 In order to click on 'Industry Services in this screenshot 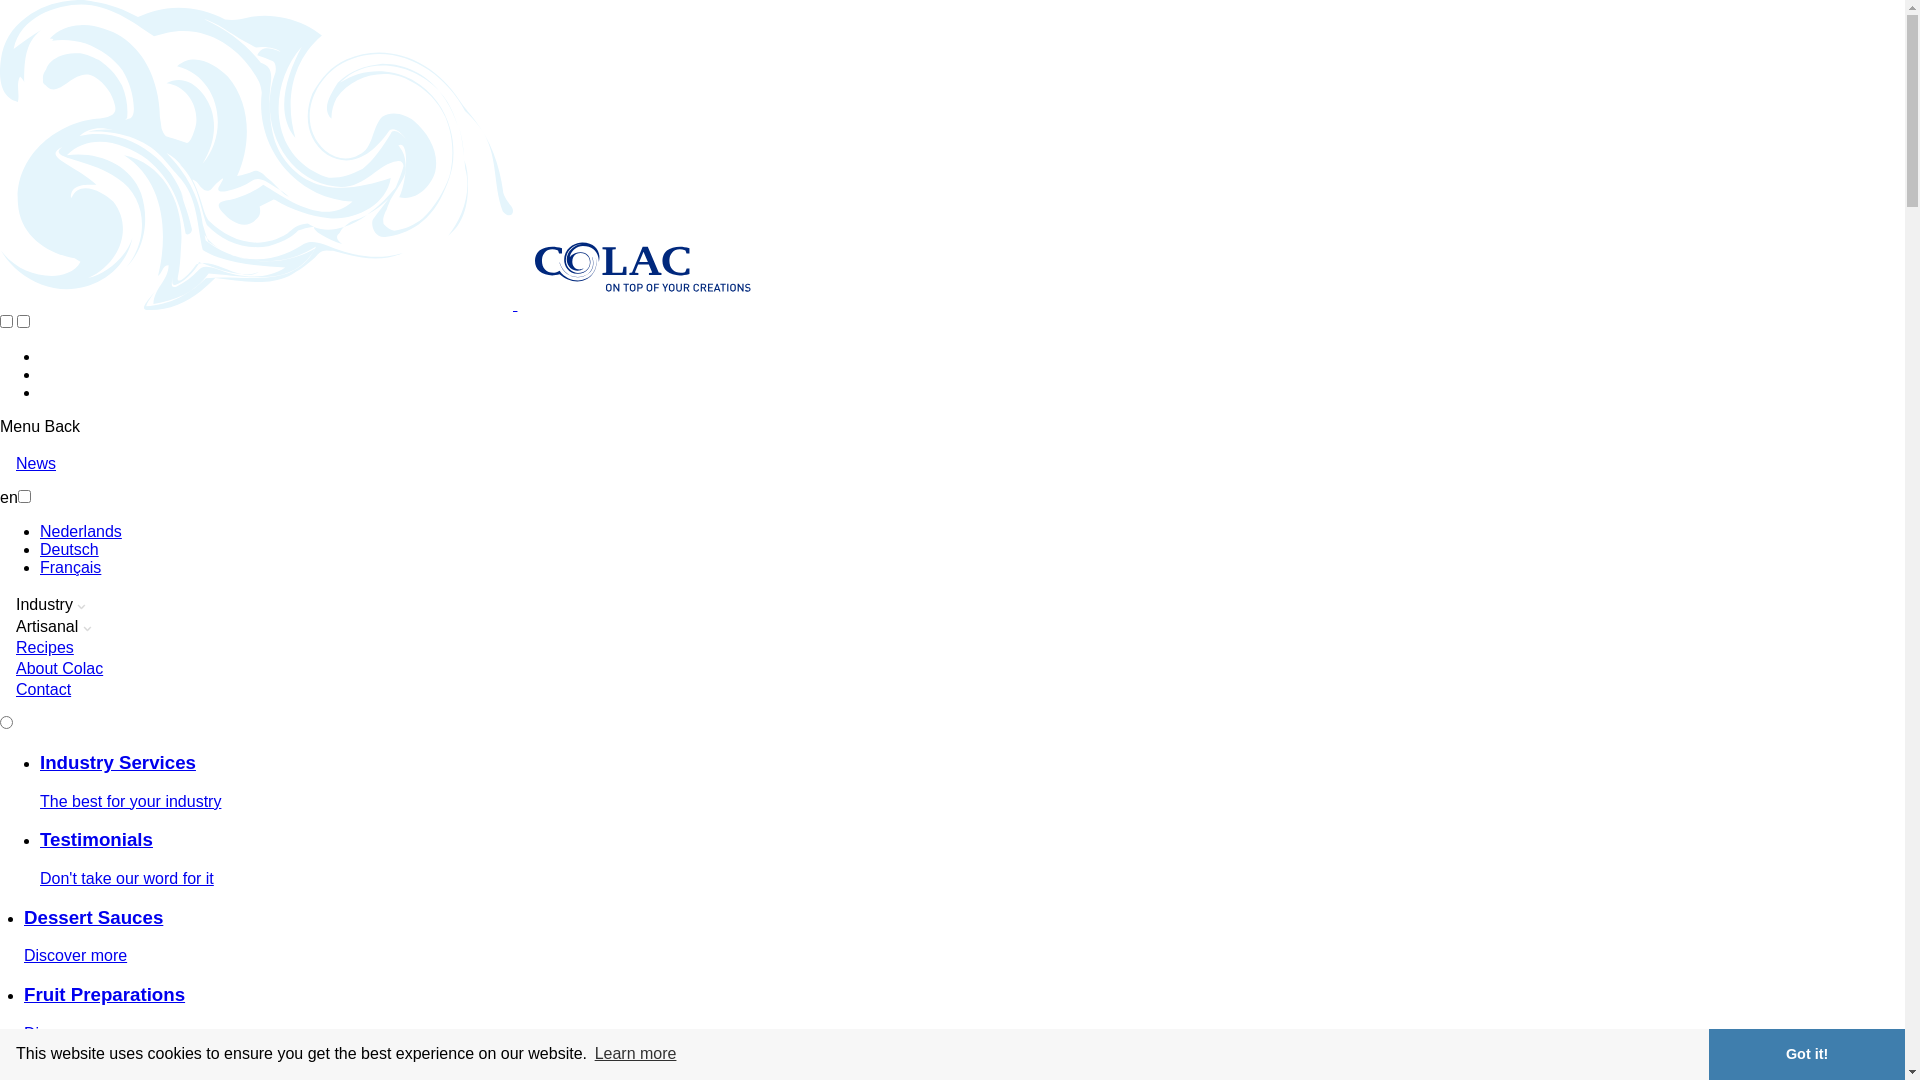, I will do `click(972, 780)`.